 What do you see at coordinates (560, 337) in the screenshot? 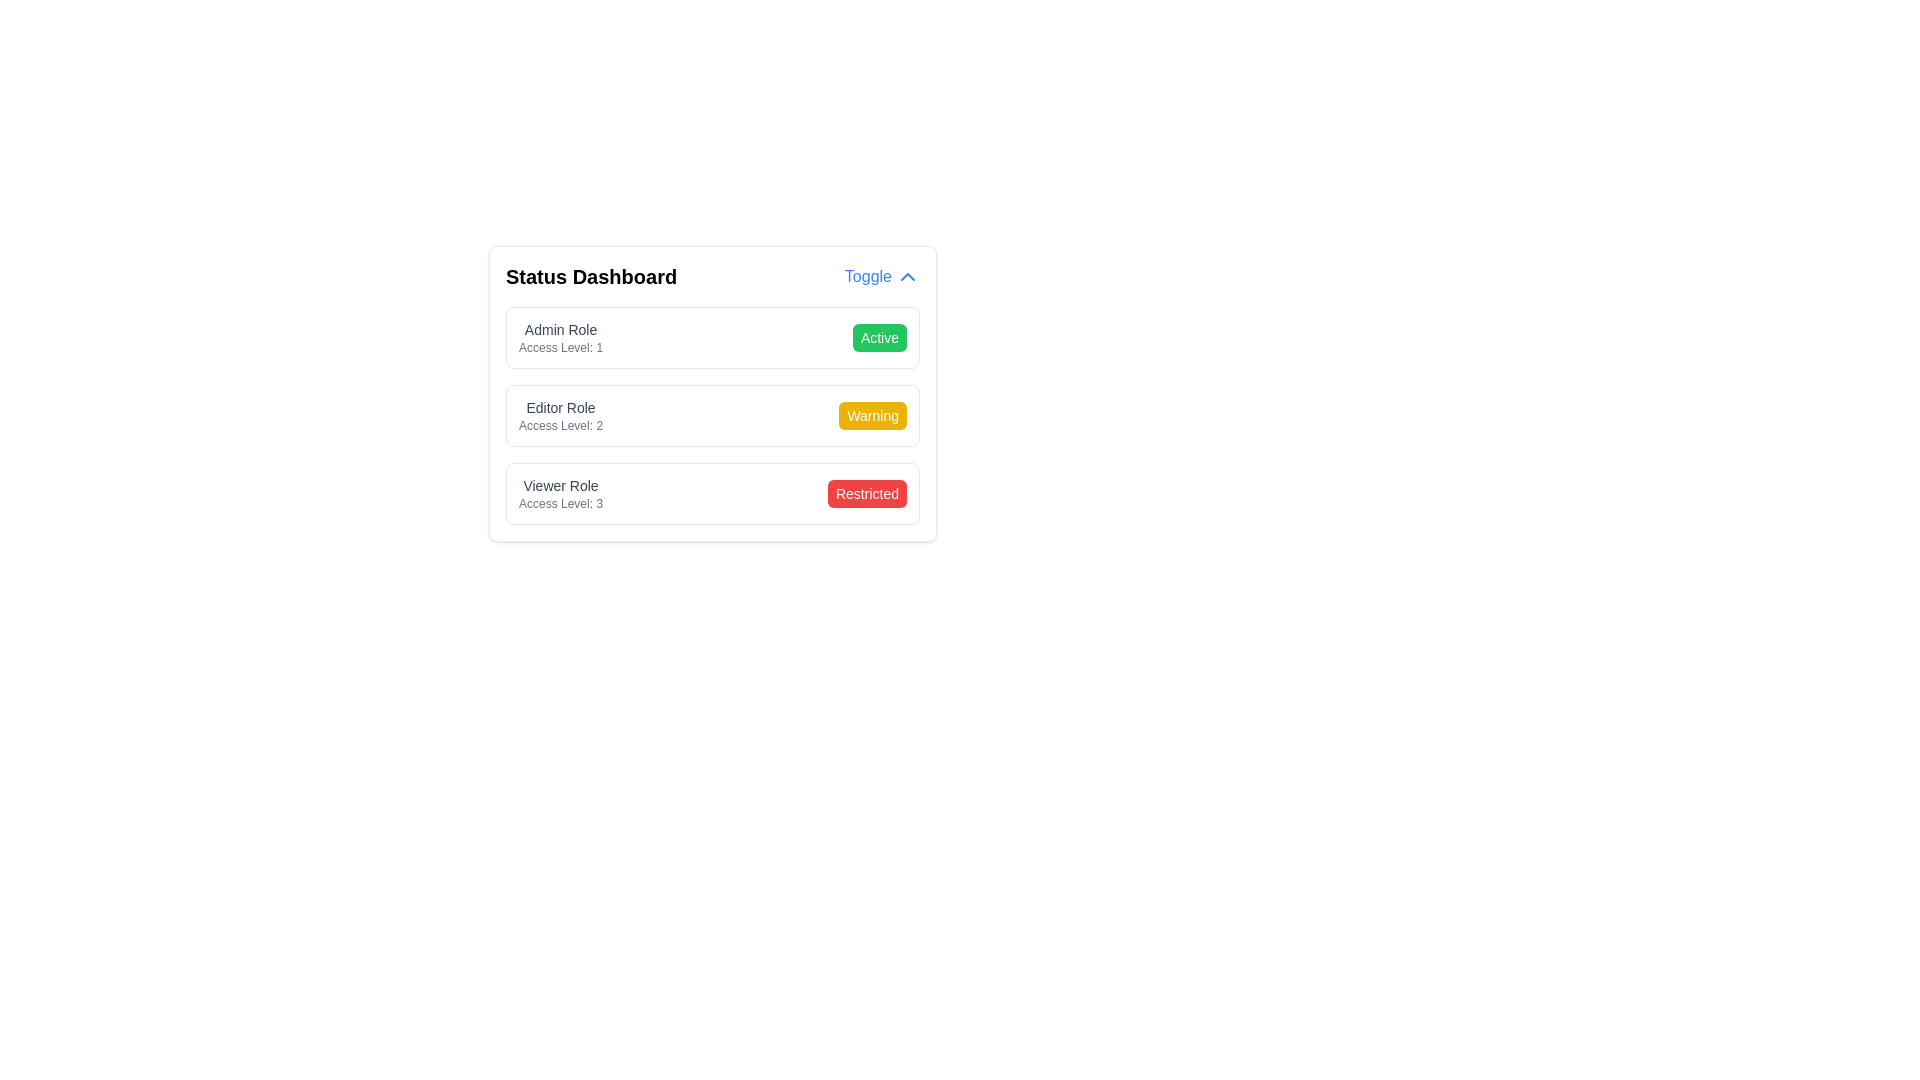
I see `the text label displaying 'Admin Role Access Level: 1', which features 'Admin Role' in a larger, bold font and 'Access Level: 1' in a smaller, lighter font, centrally aligned in a muted gray color scheme` at bounding box center [560, 337].